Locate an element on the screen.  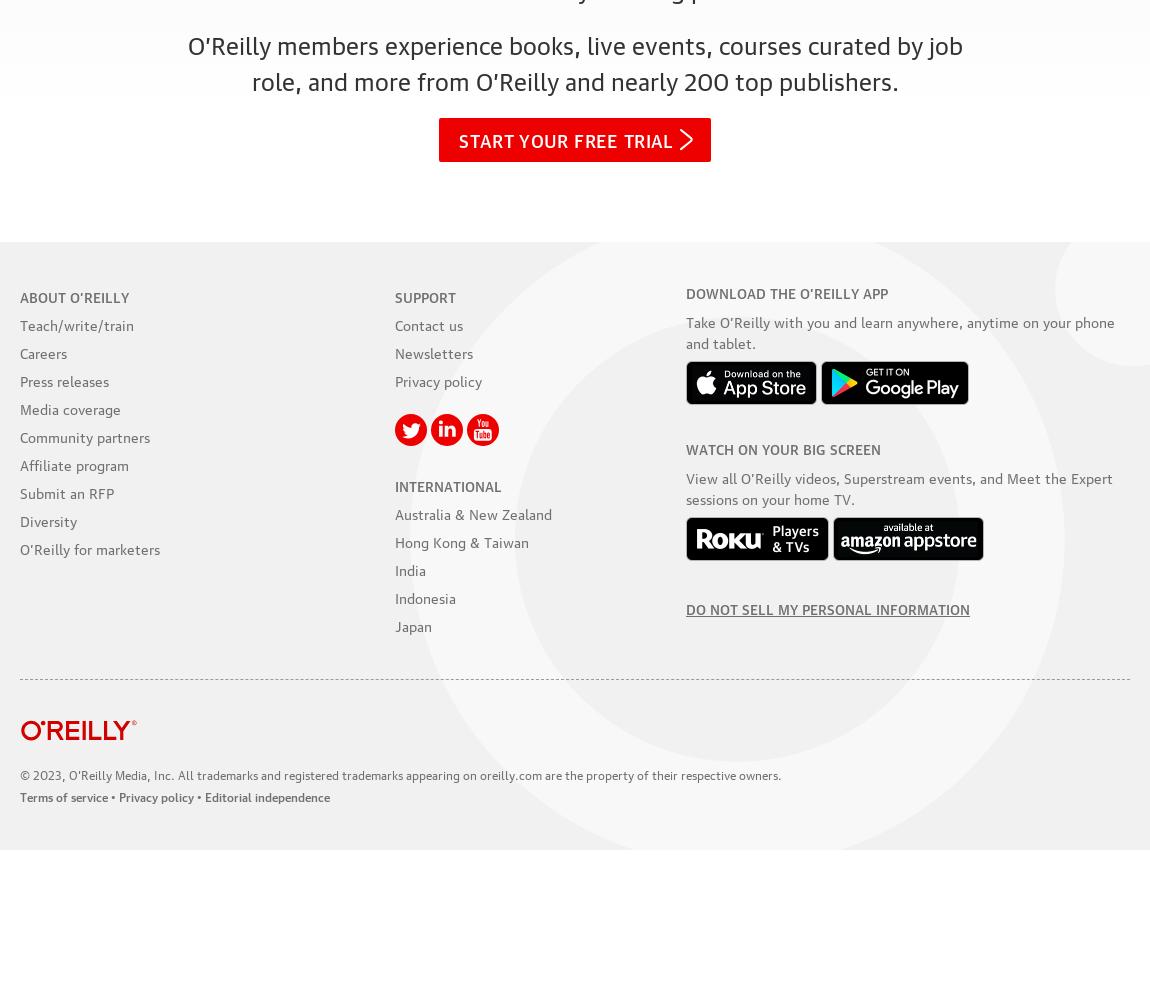
'View all O’Reilly videos, Superstream events, and Meet the Expert sessions on your' is located at coordinates (684, 485).